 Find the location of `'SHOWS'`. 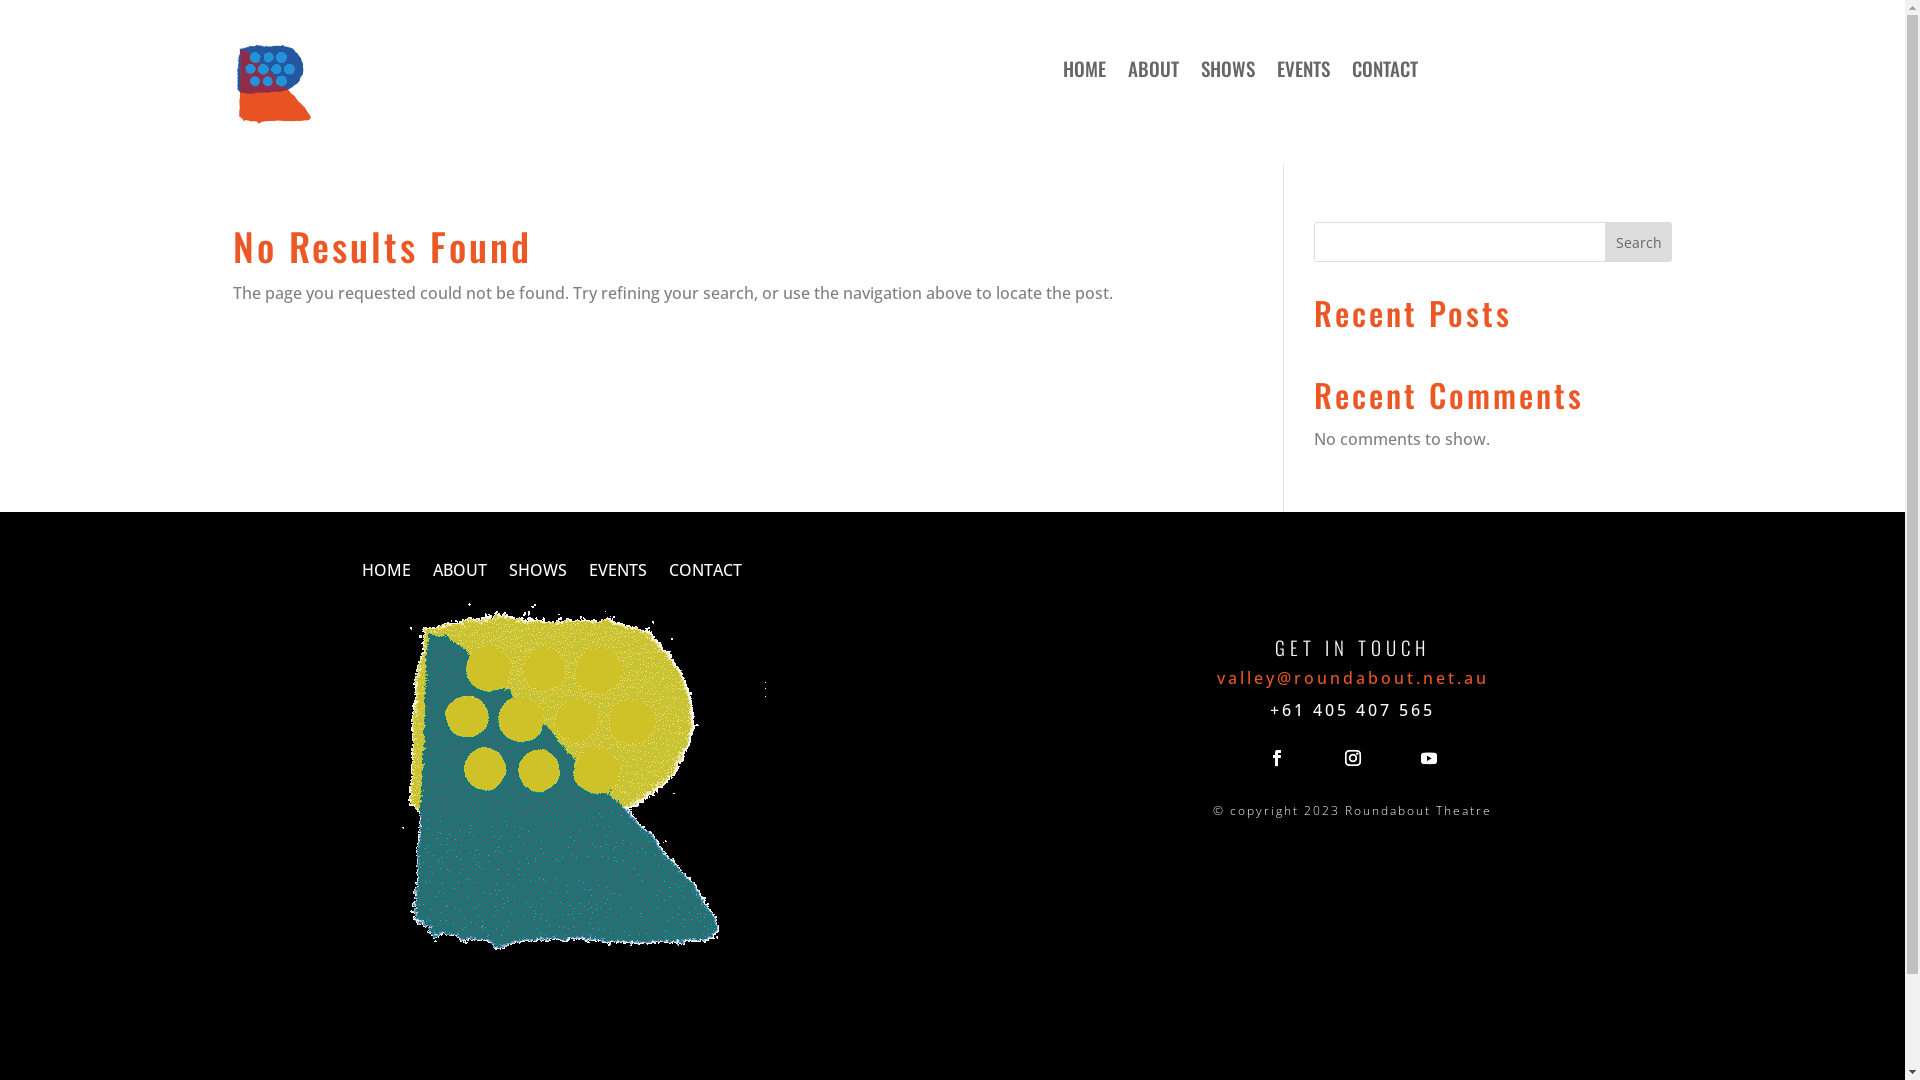

'SHOWS' is located at coordinates (1227, 71).